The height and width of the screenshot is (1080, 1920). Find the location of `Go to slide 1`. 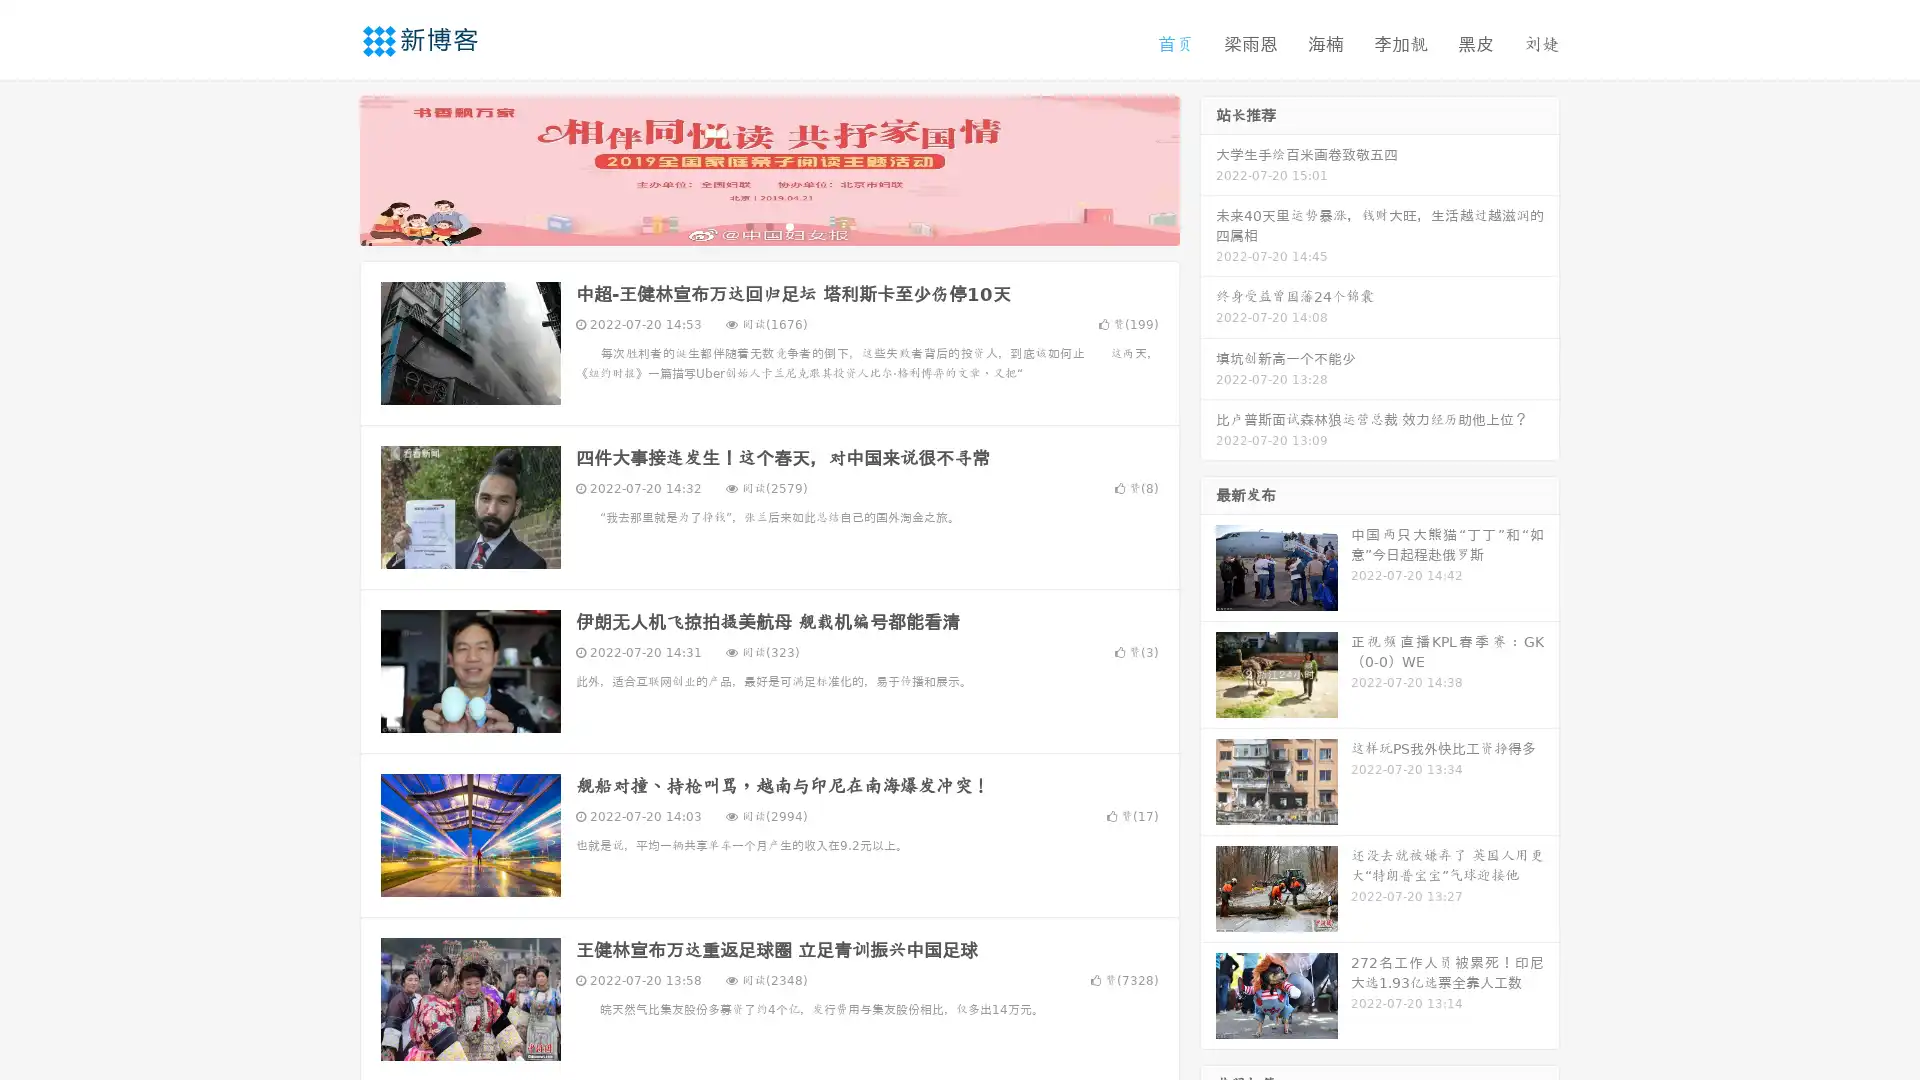

Go to slide 1 is located at coordinates (748, 225).